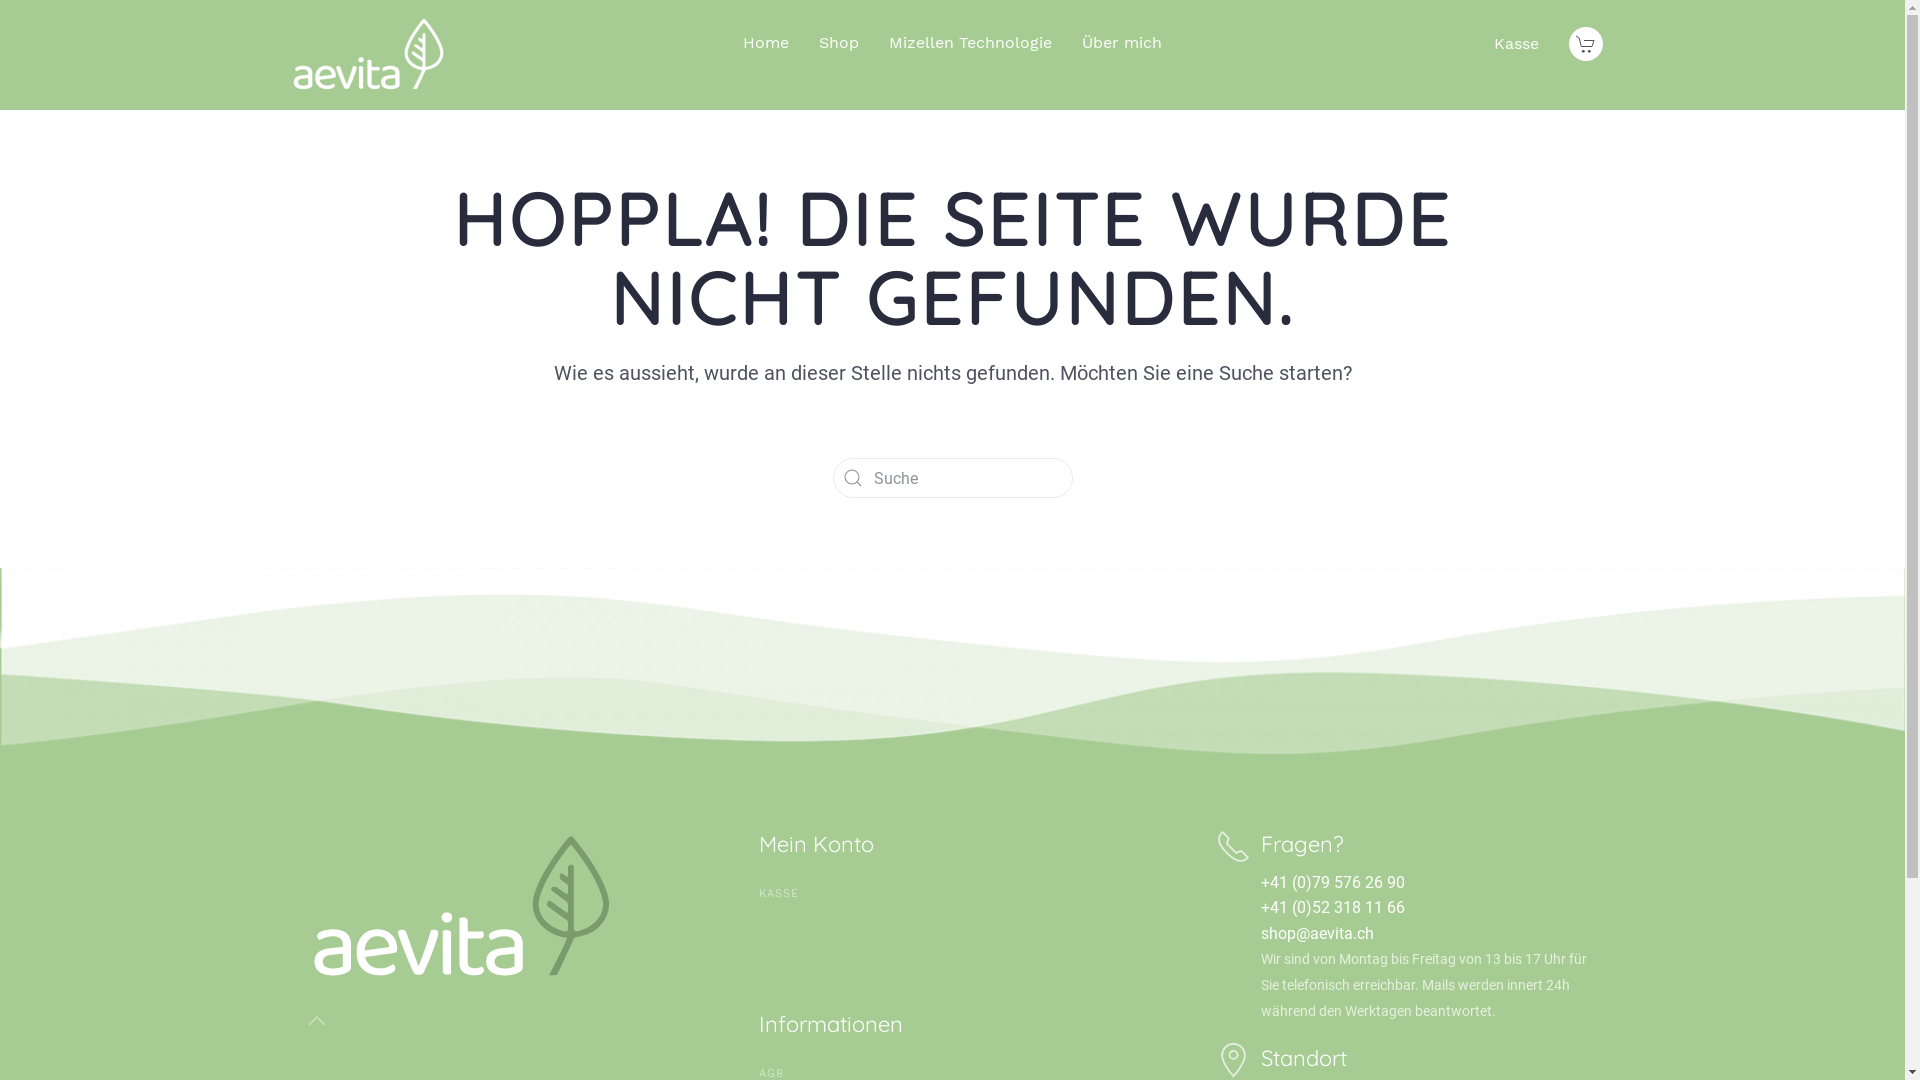 The height and width of the screenshot is (1080, 1920). Describe the element at coordinates (1317, 933) in the screenshot. I see `'shop@aevita.ch'` at that location.